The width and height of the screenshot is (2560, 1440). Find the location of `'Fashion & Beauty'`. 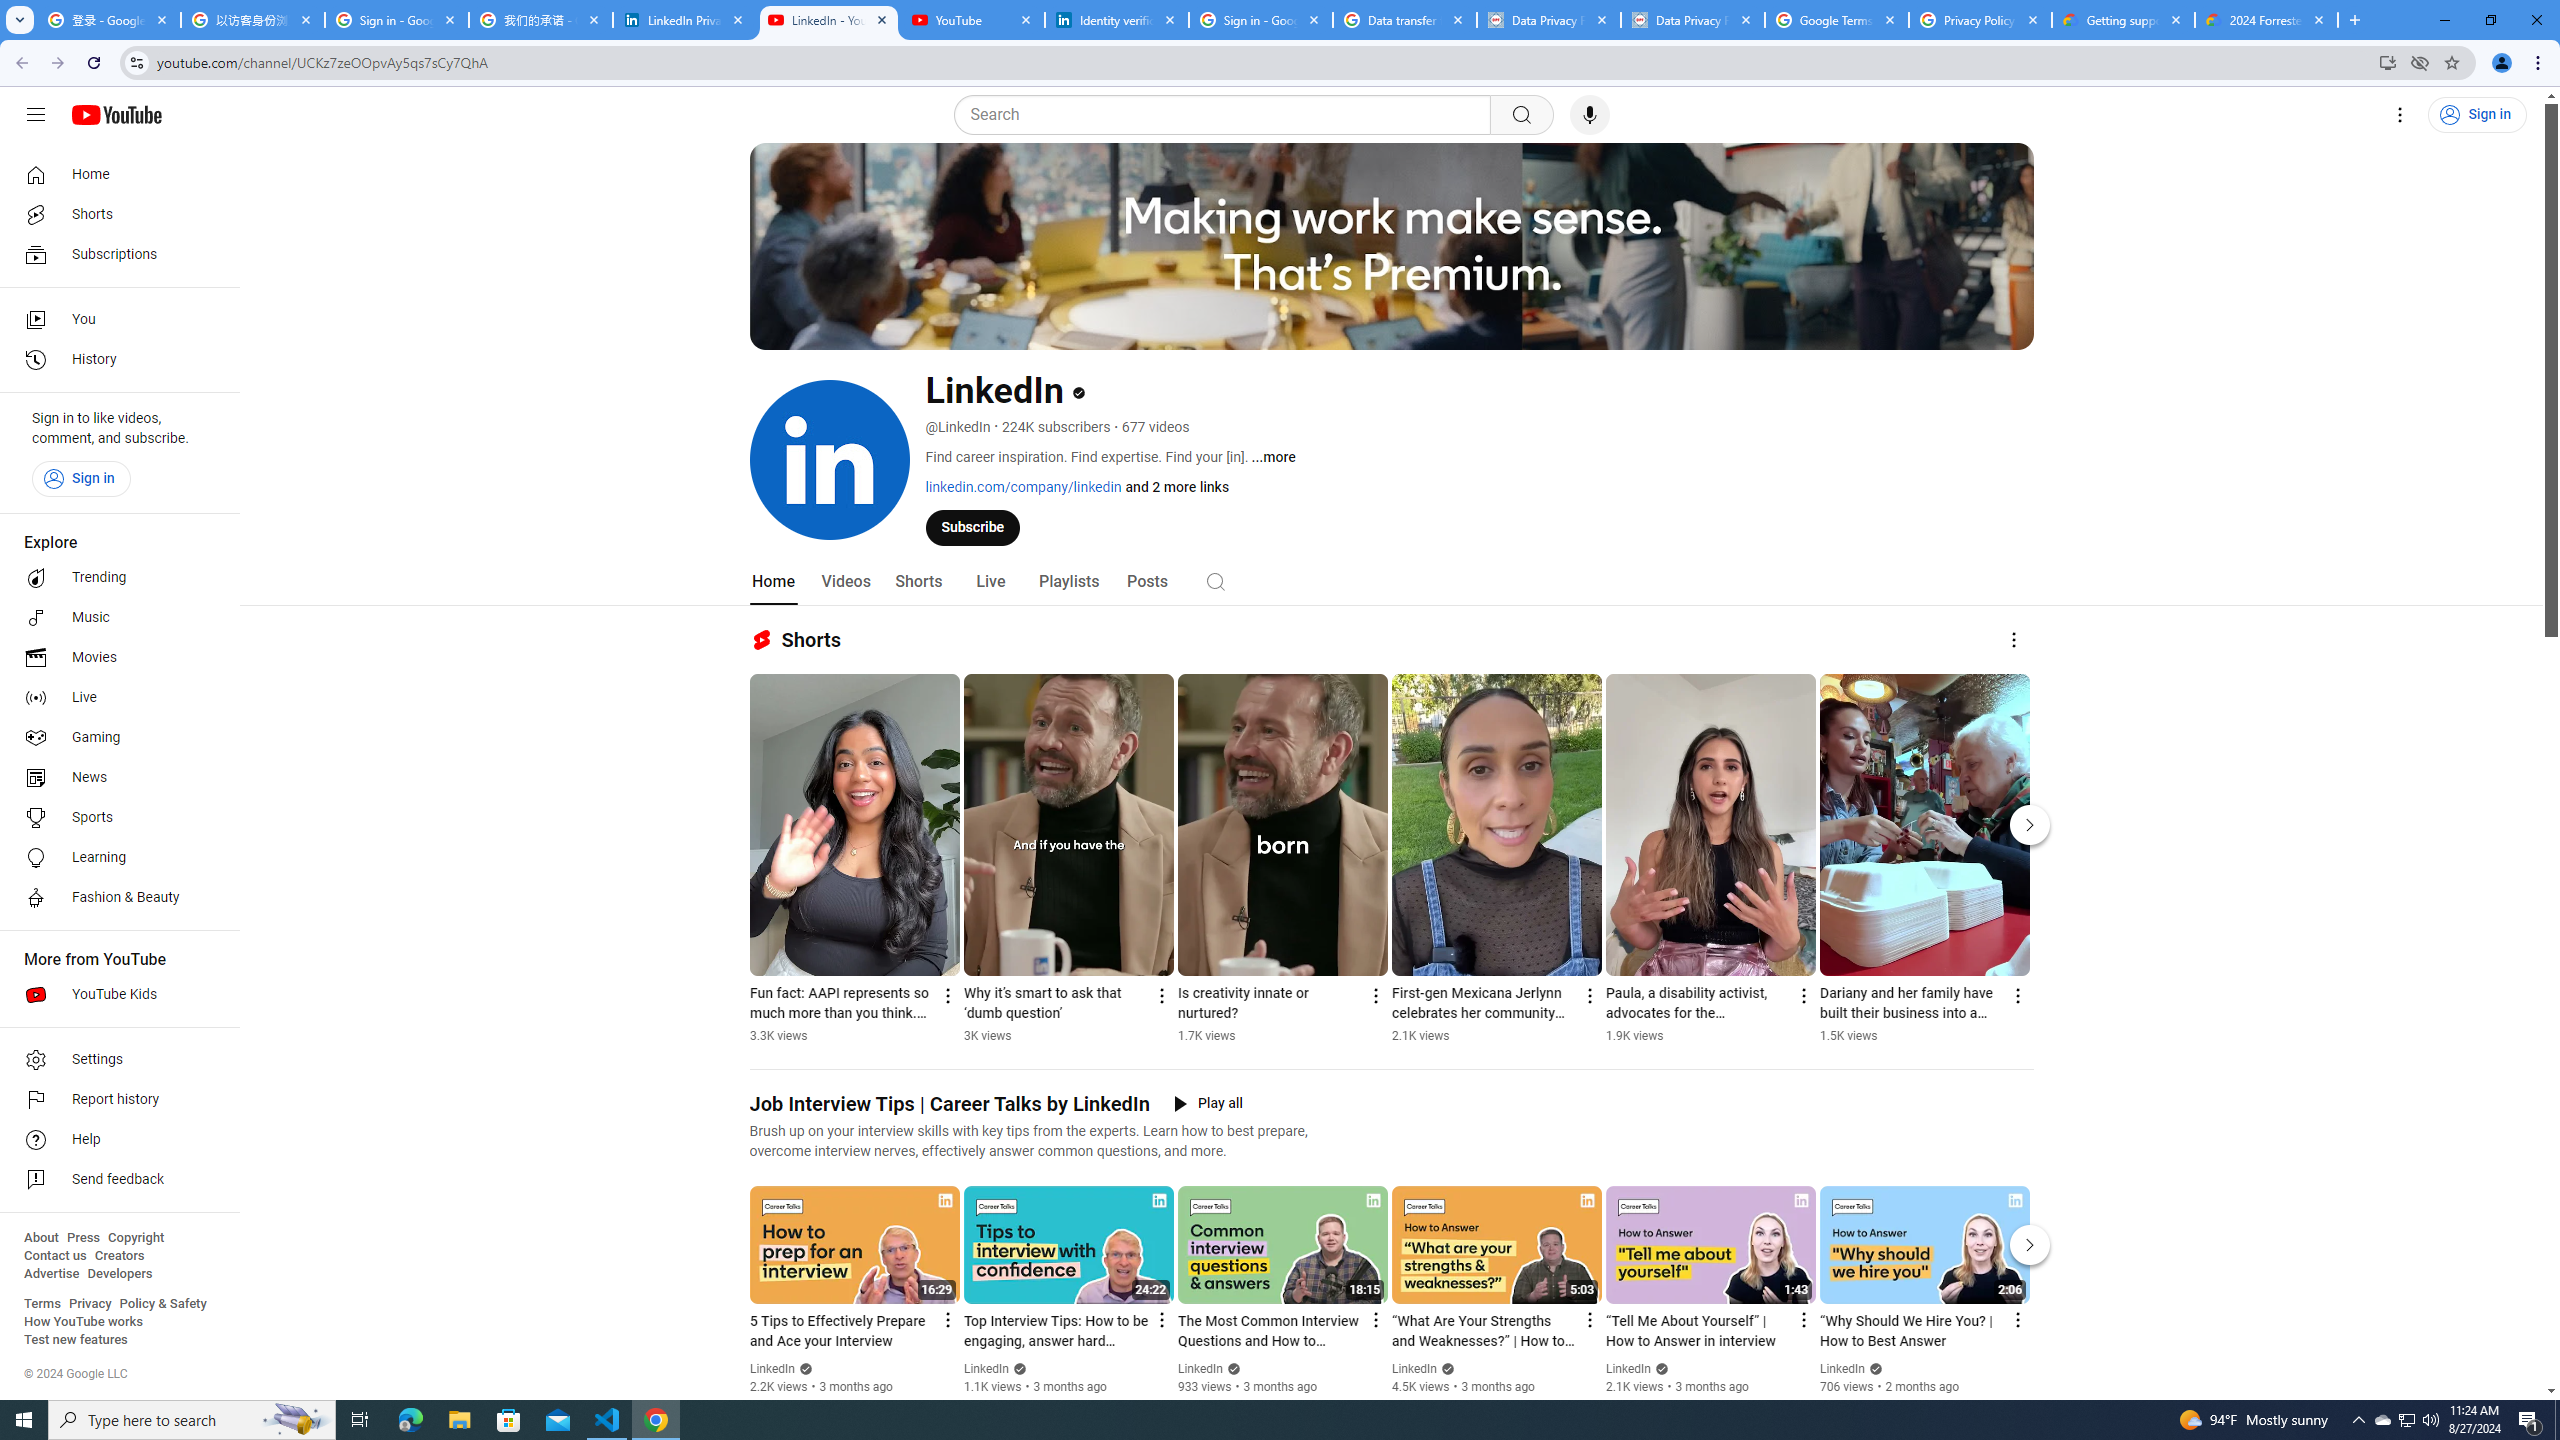

'Fashion & Beauty' is located at coordinates (113, 897).